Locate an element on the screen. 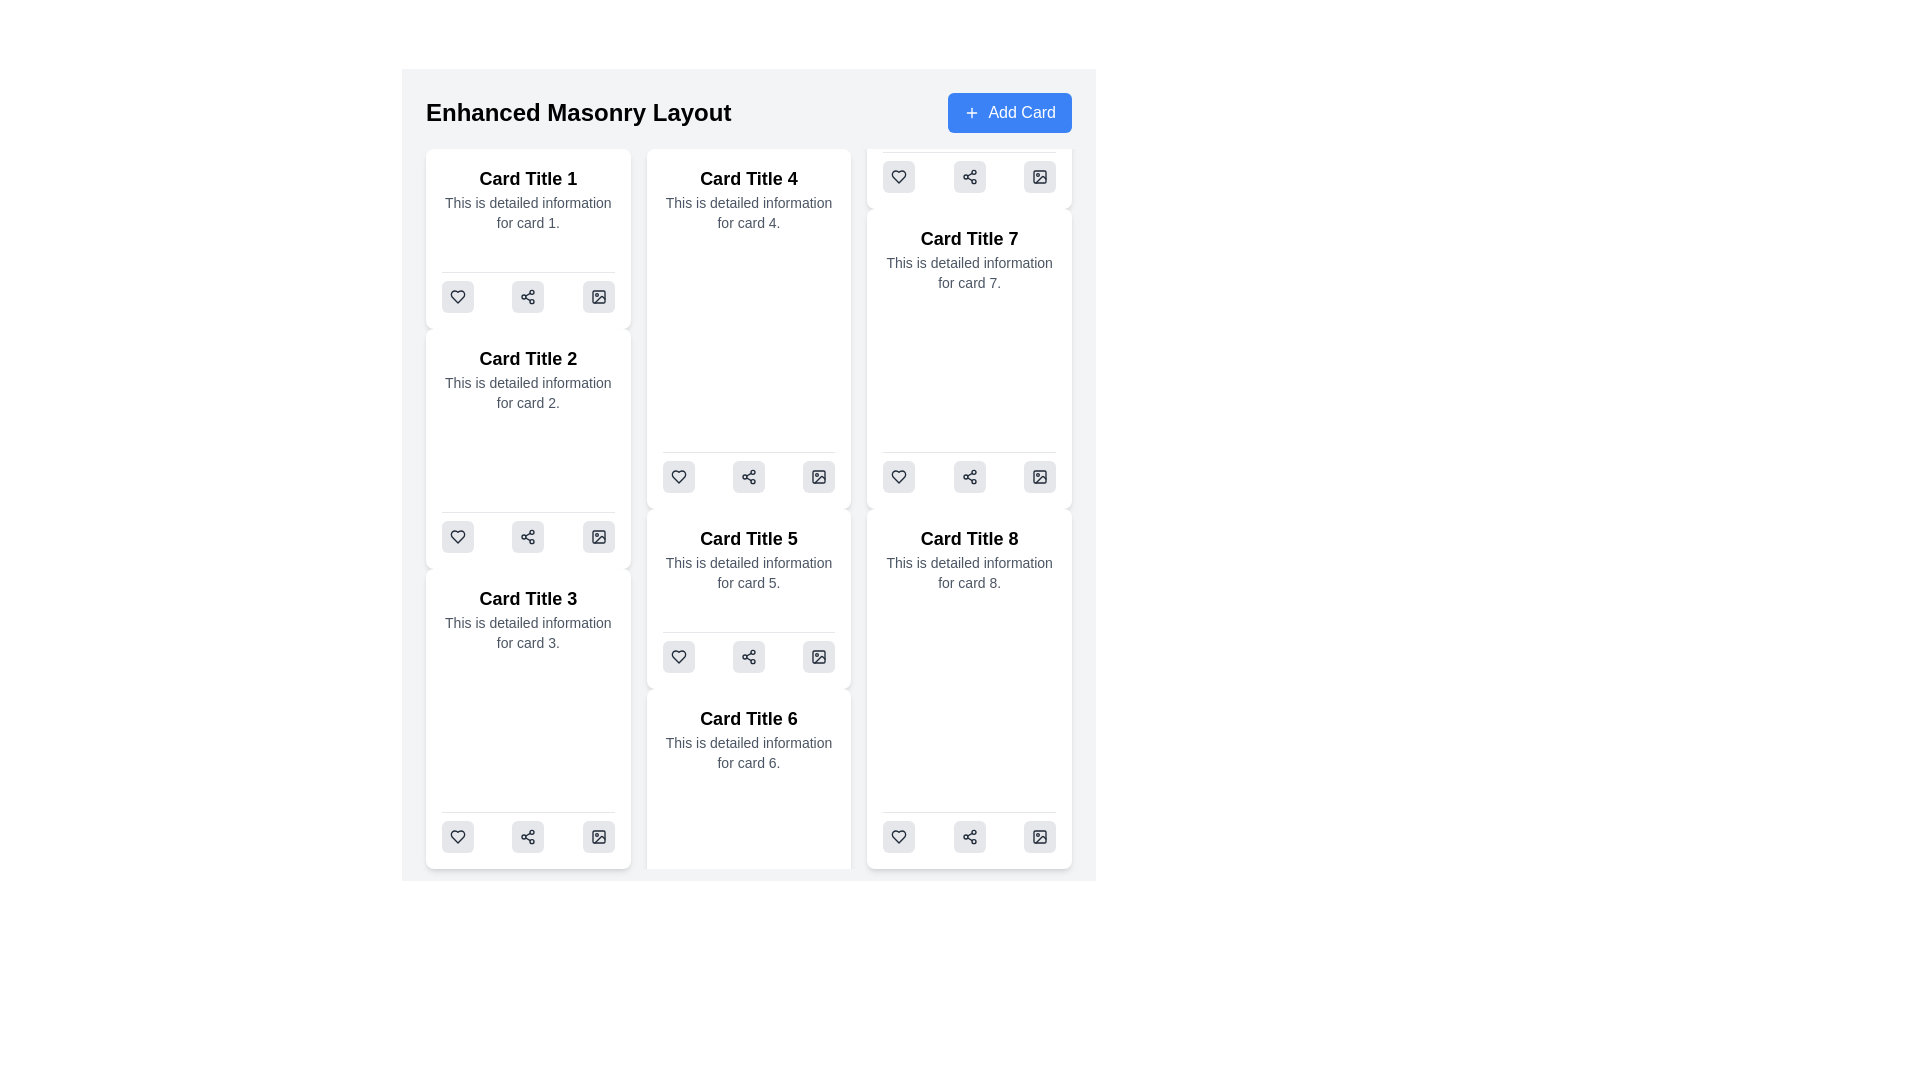 Image resolution: width=1920 pixels, height=1080 pixels. the properties of the SVG graphic rectangle that serves as an image action indicator, located in the bottom-right corner of the 'Card Title 5' card, specifically the third icon from the left is located at coordinates (819, 477).